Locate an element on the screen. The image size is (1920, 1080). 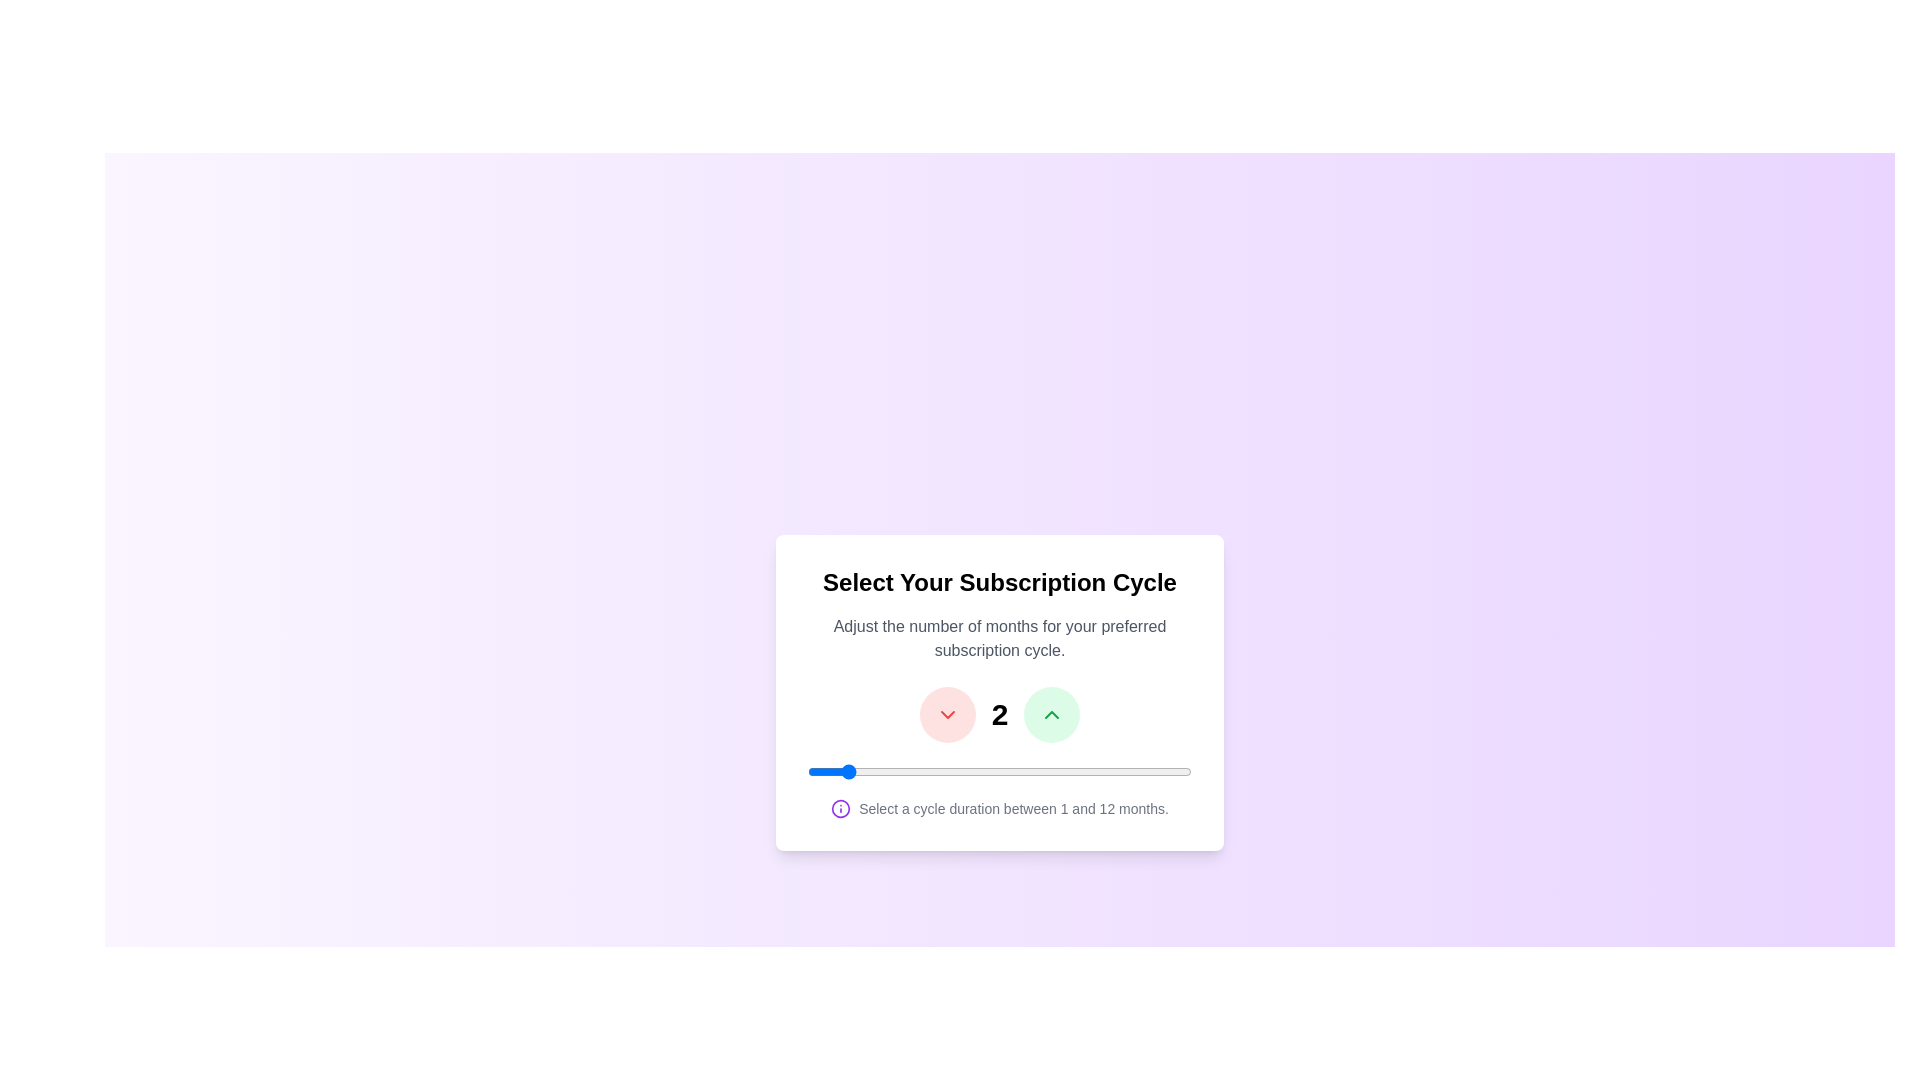
information displayed in the text header that says 'Select Your Subscription Cycle', which is prominently positioned at the top of the subscription cycle selection interface is located at coordinates (999, 582).